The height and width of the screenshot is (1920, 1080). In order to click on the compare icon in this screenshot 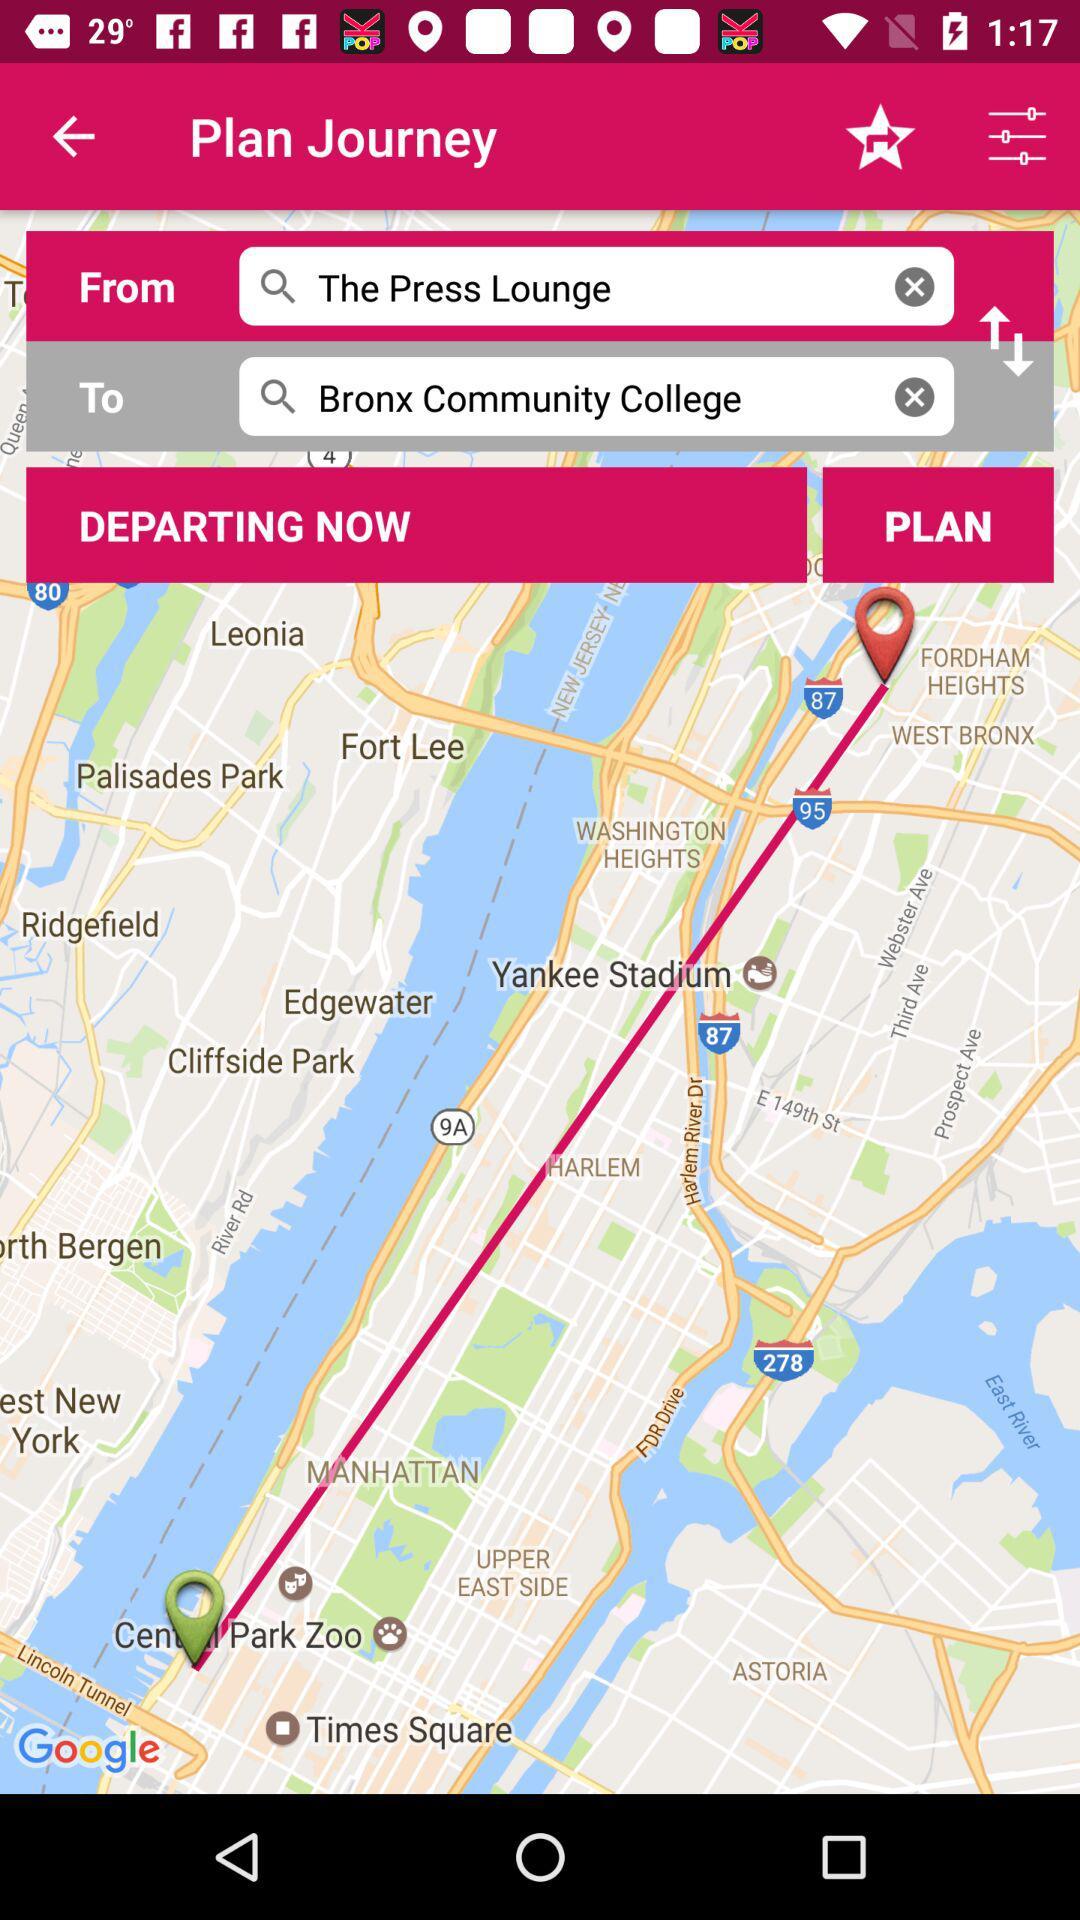, I will do `click(1006, 341)`.